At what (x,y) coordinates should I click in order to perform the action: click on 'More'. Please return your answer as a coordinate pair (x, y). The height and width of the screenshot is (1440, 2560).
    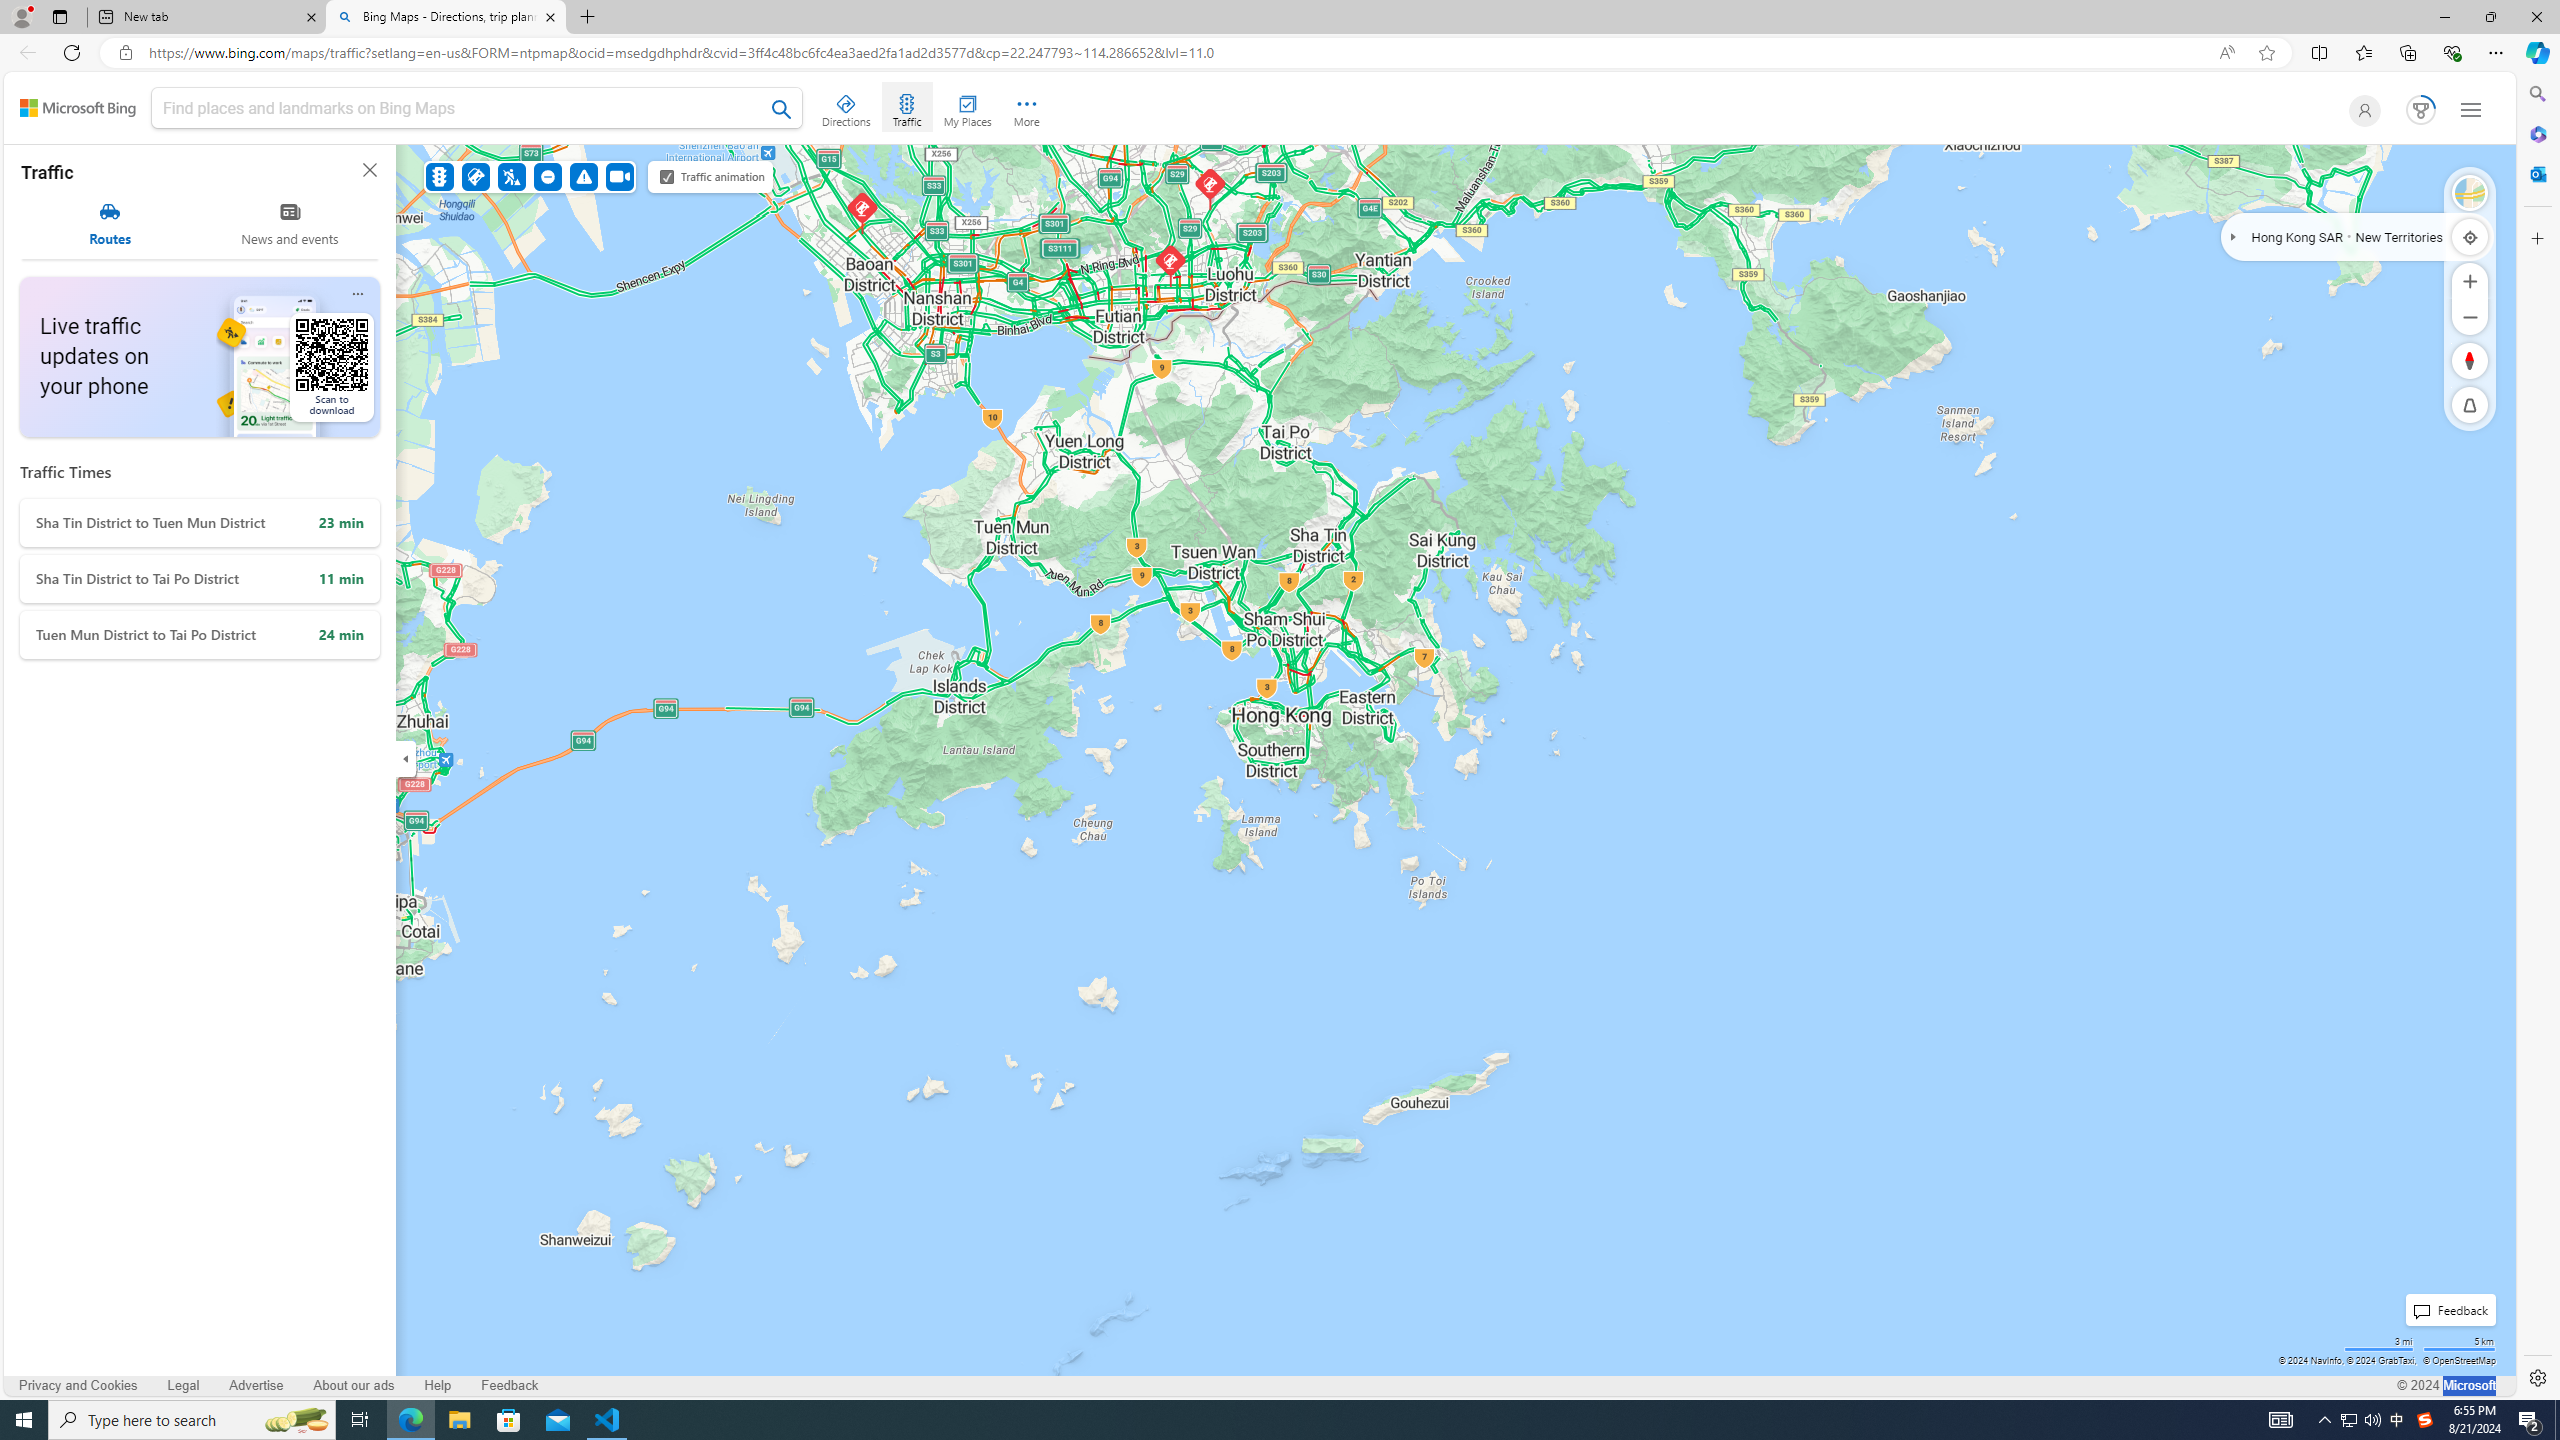
    Looking at the image, I should click on (1026, 107).